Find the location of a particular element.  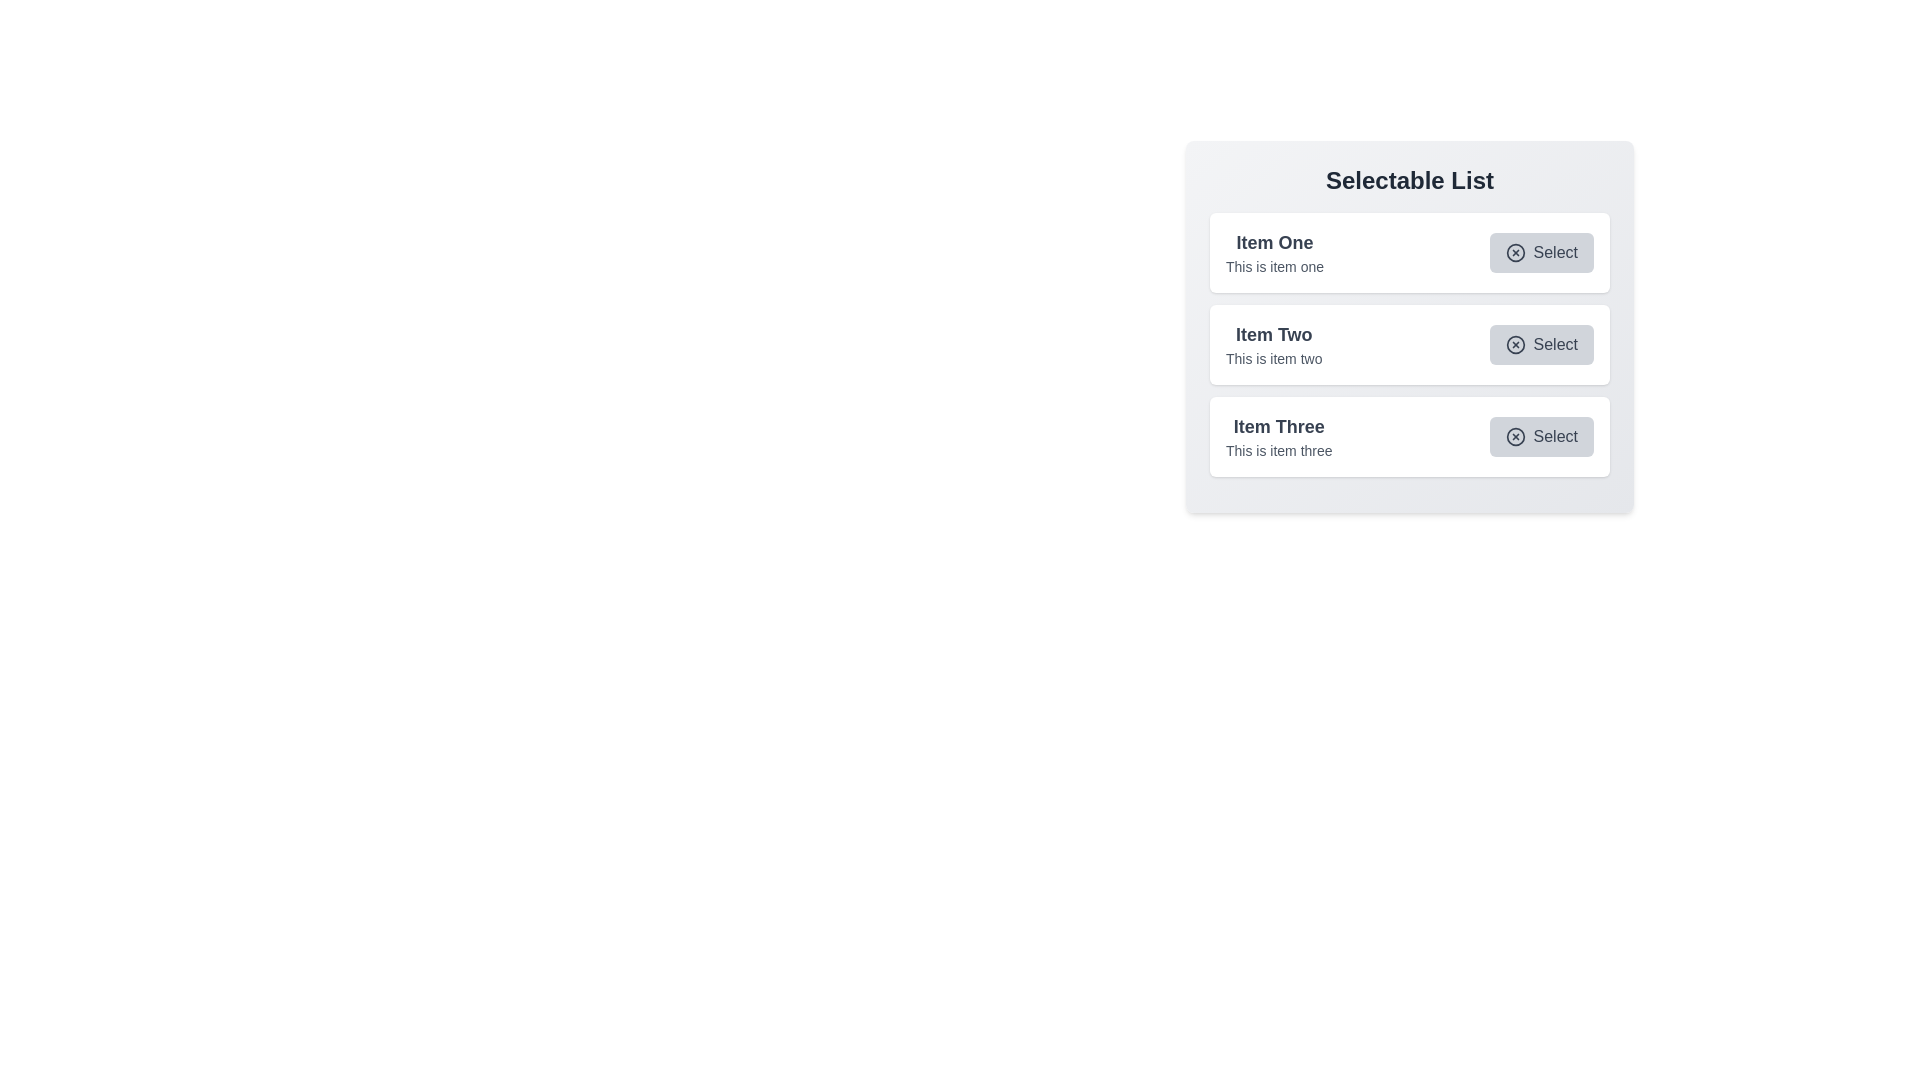

'Select' button for item Item One is located at coordinates (1540, 252).